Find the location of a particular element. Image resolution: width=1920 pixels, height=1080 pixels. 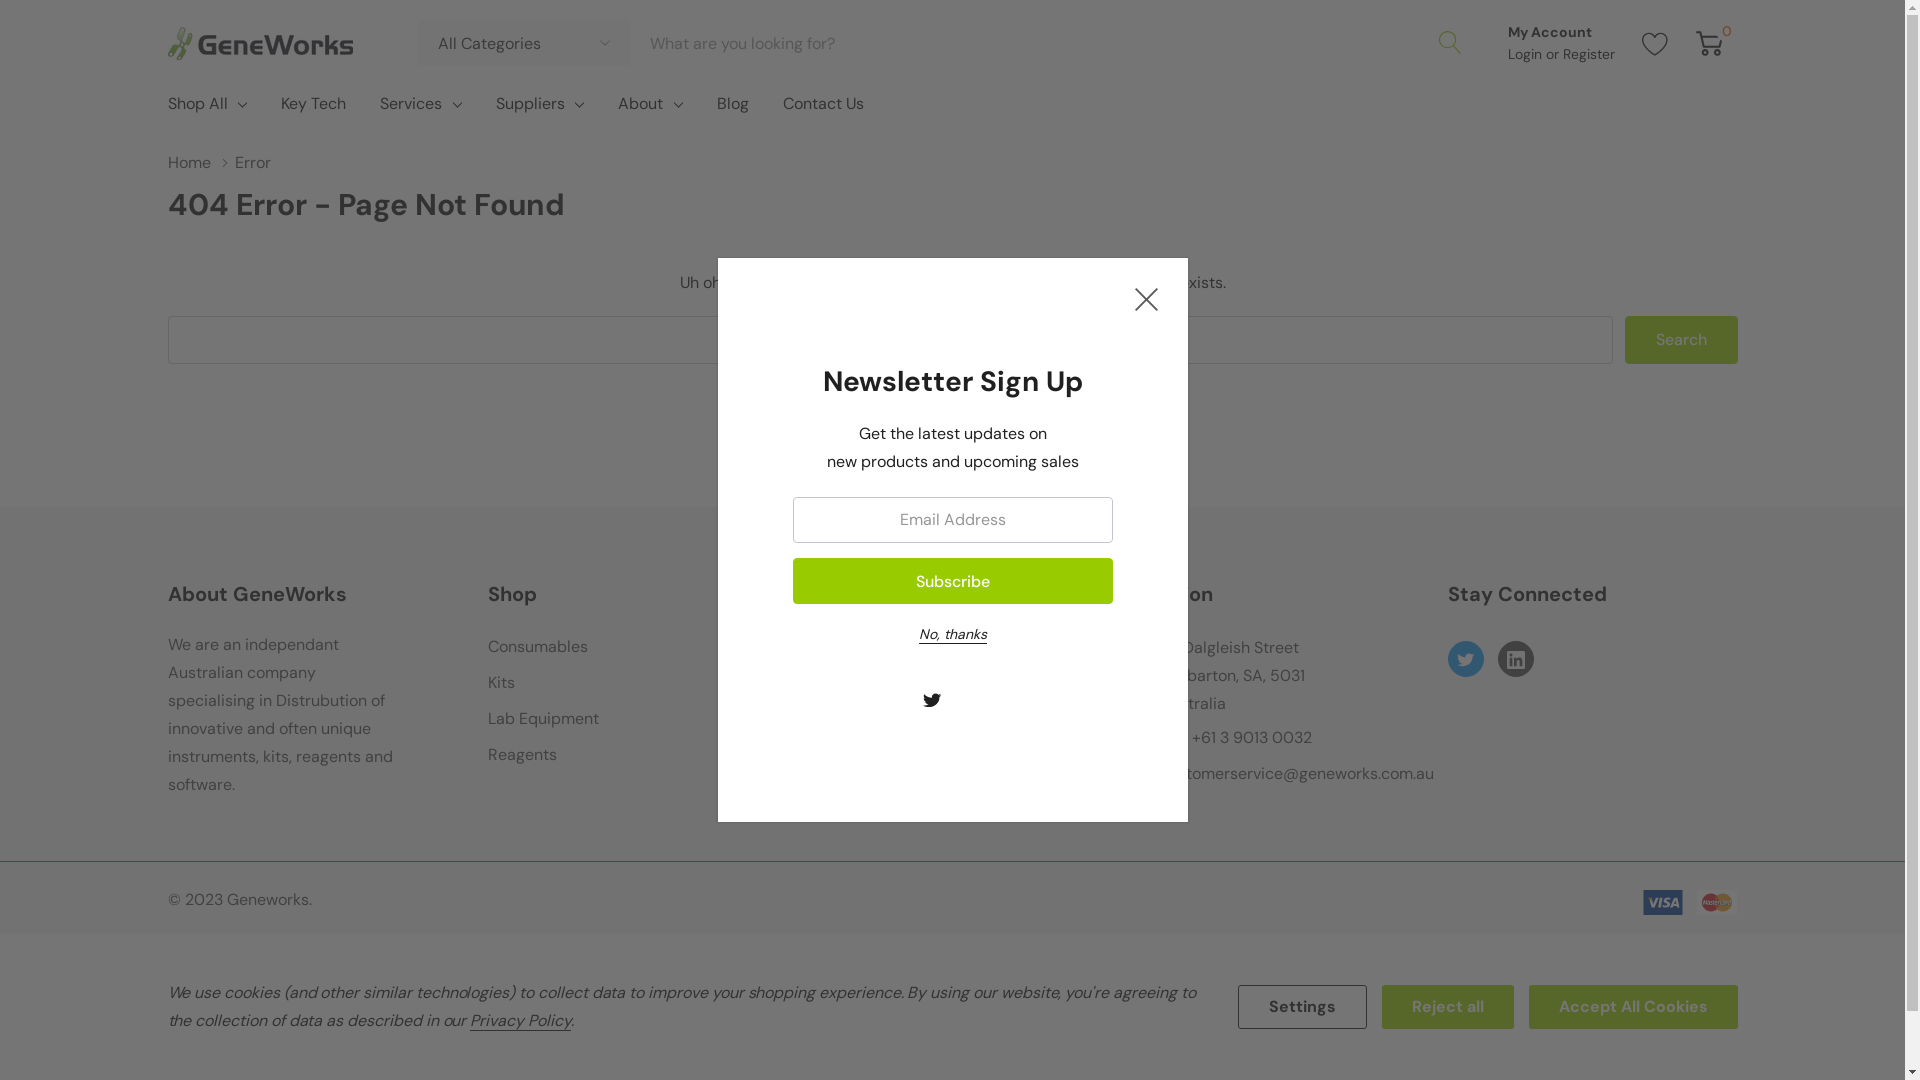

'customerservice@geneworks.com.au' is located at coordinates (1296, 773).